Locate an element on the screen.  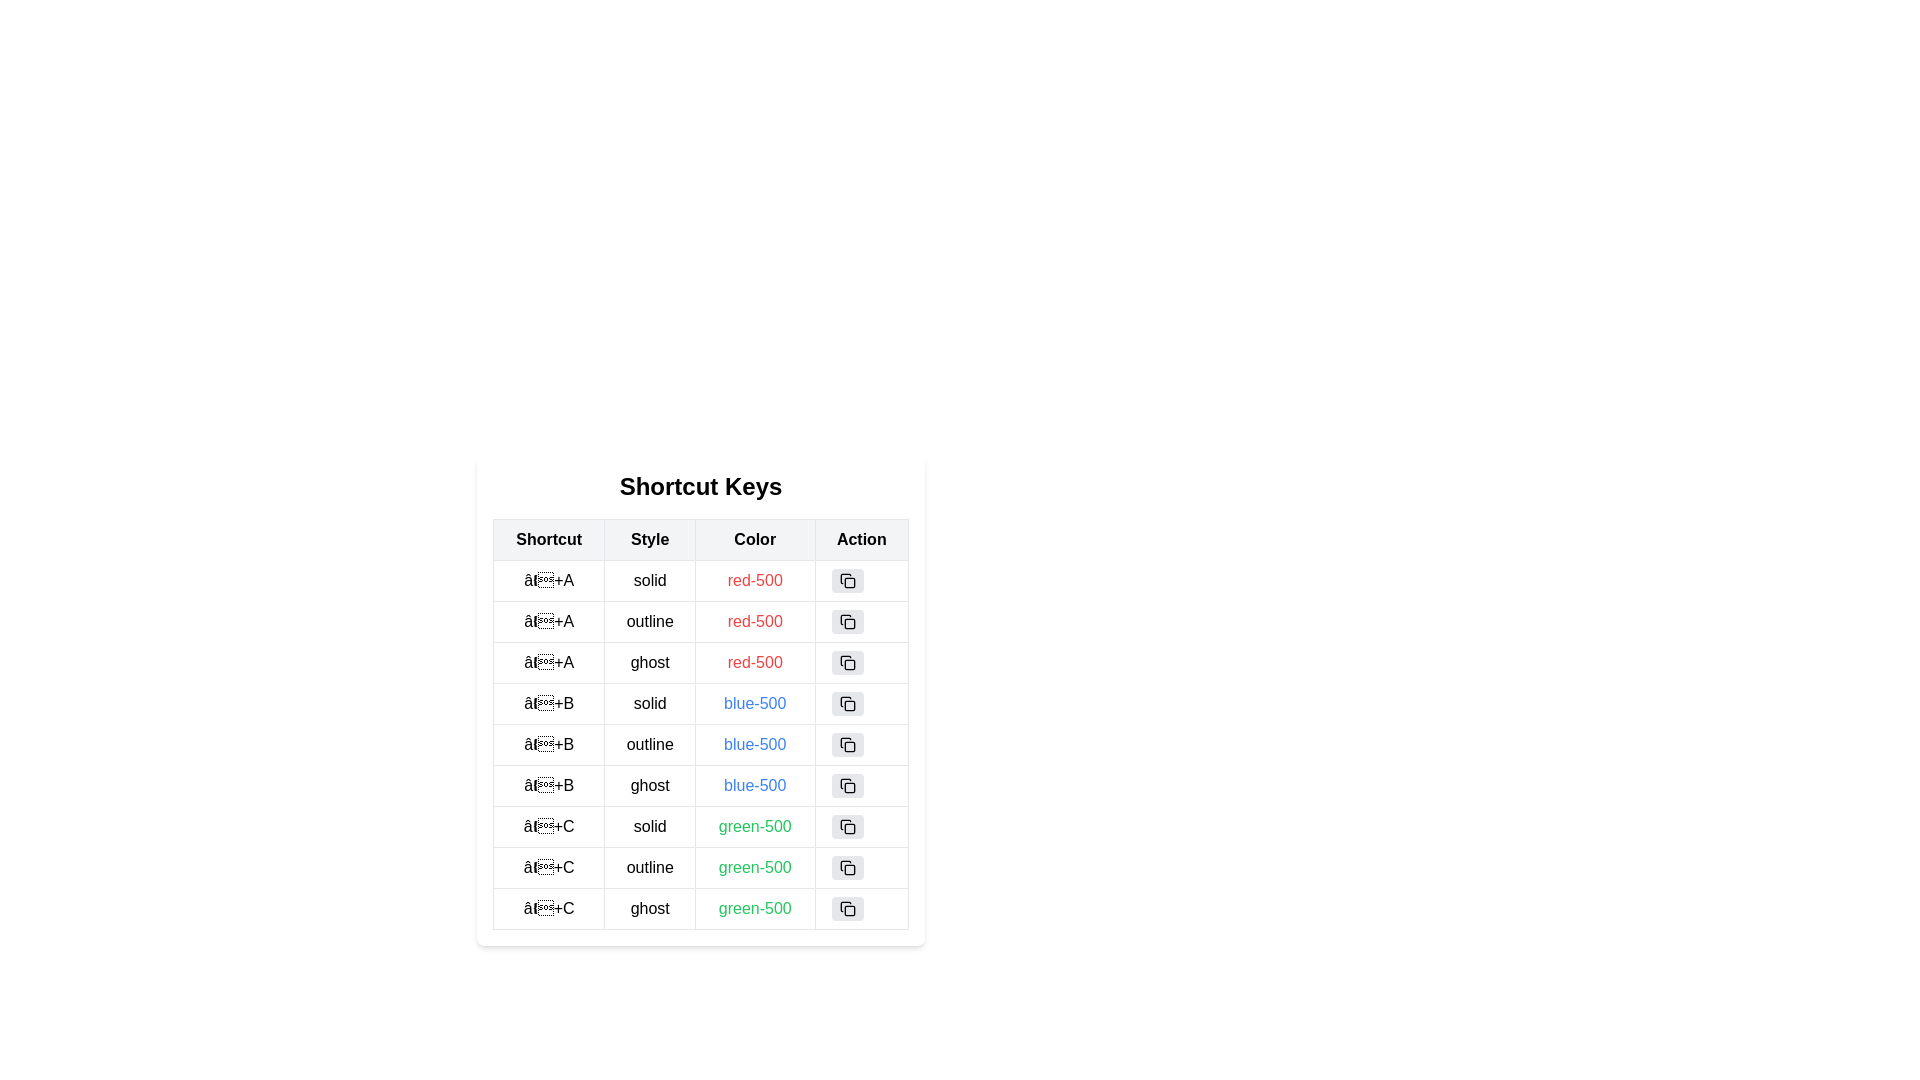
the Text label displaying the shortcut key combination '⌘+A' in the third row of the 'Shortcut' column, styled with 'ghost' style and 'red-500' color is located at coordinates (549, 663).